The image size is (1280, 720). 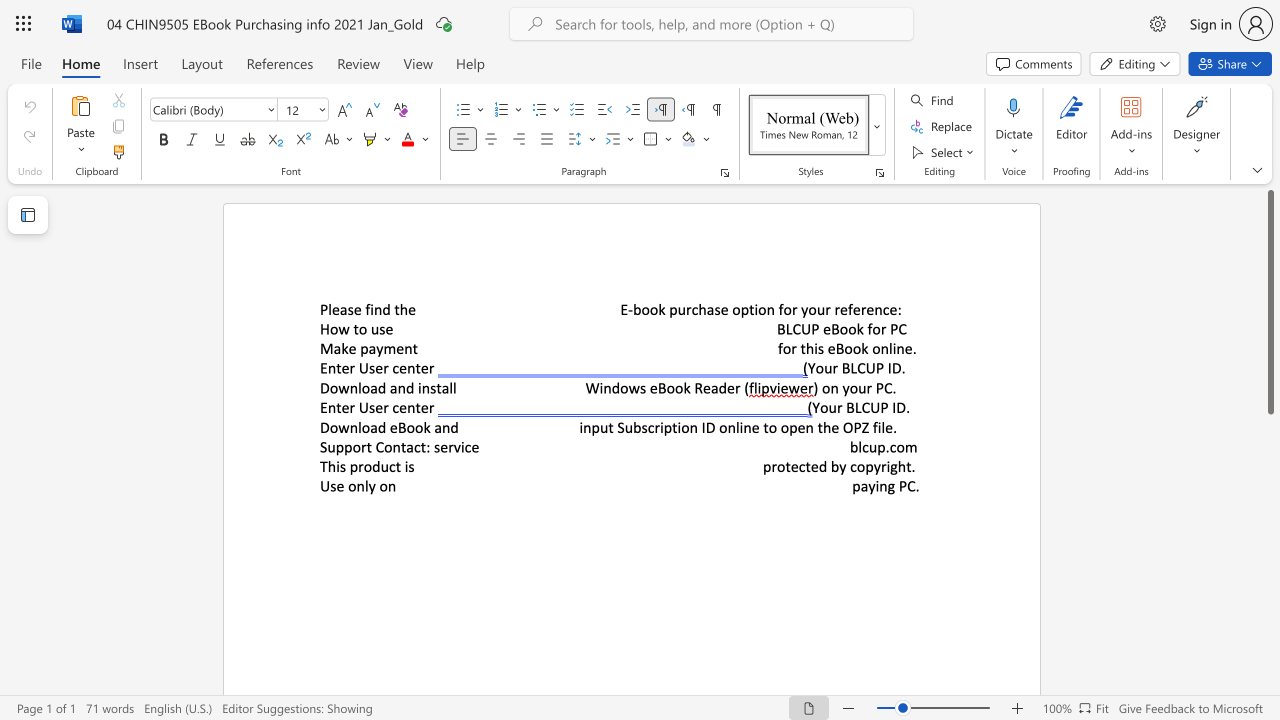 What do you see at coordinates (828, 309) in the screenshot?
I see `the 2th character "r" in the text` at bounding box center [828, 309].